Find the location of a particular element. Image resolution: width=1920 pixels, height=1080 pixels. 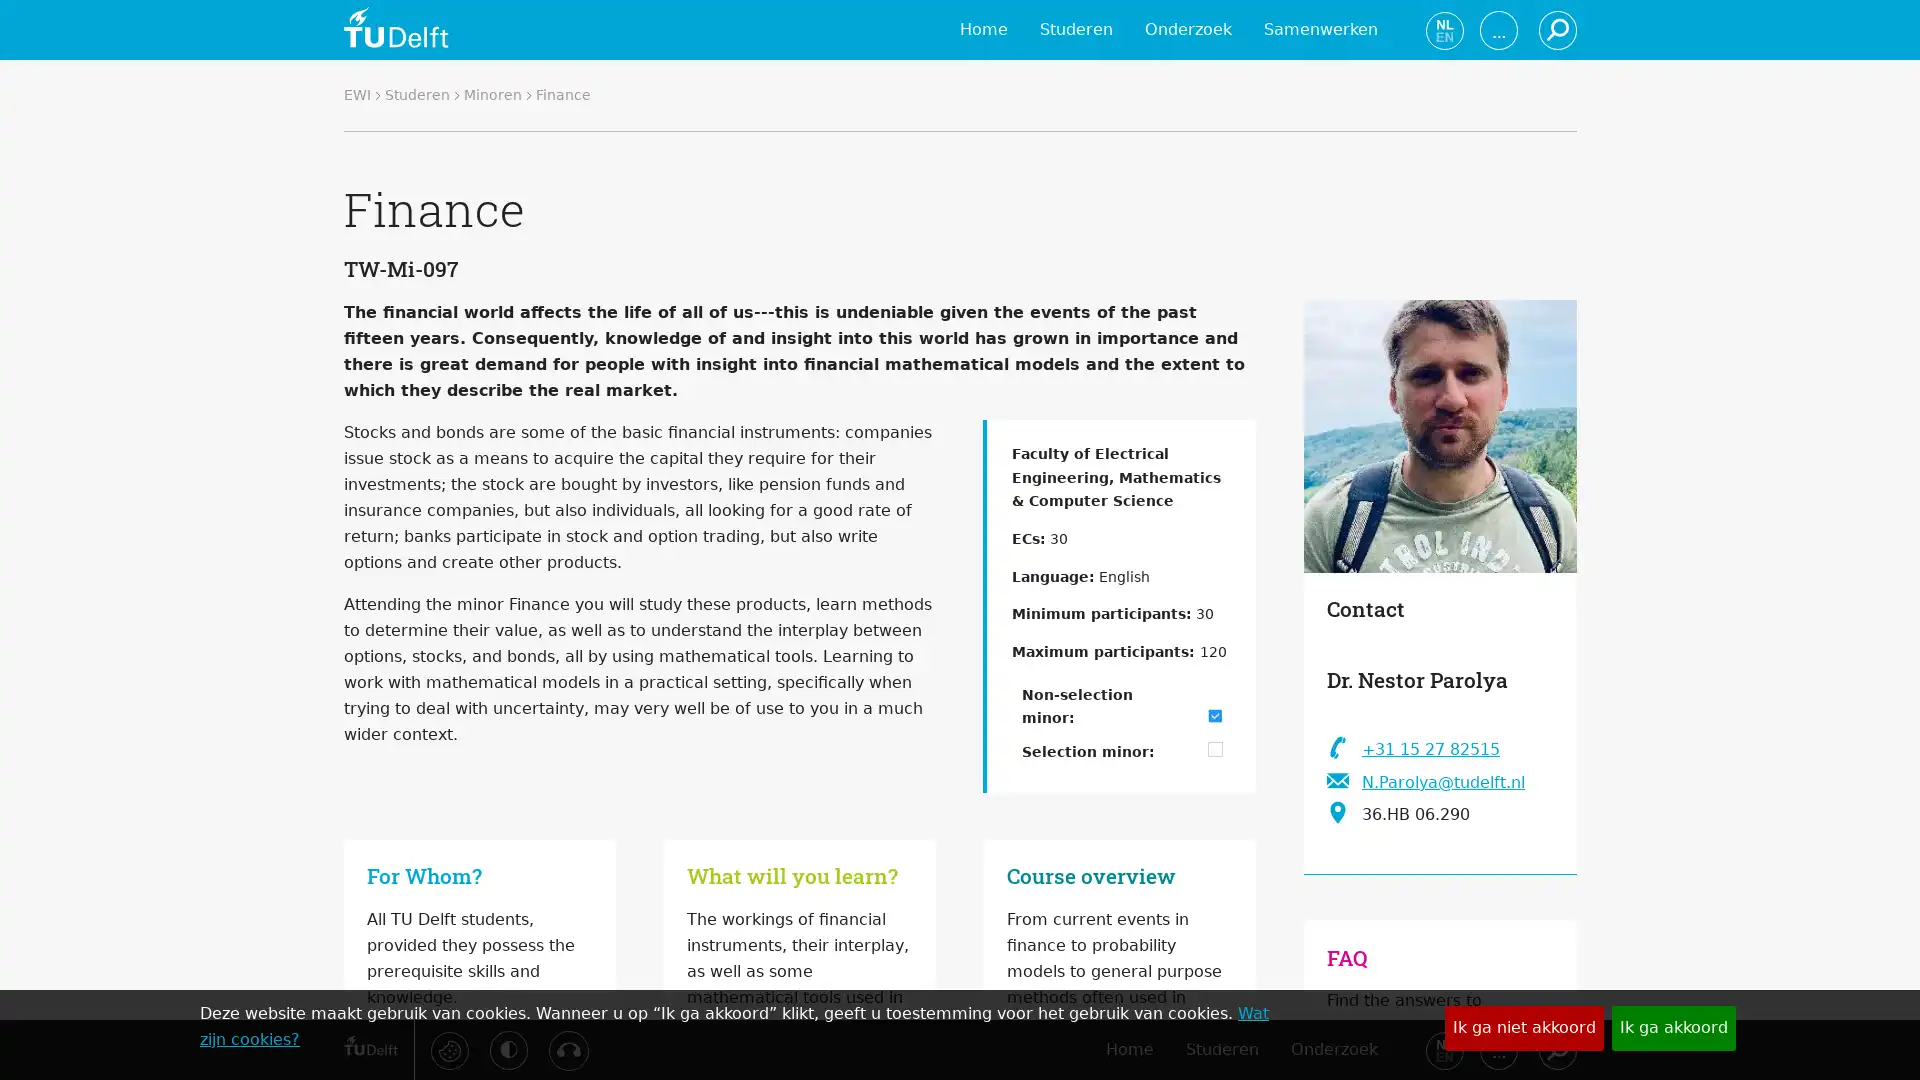

Zoeken is located at coordinates (1555, 1048).